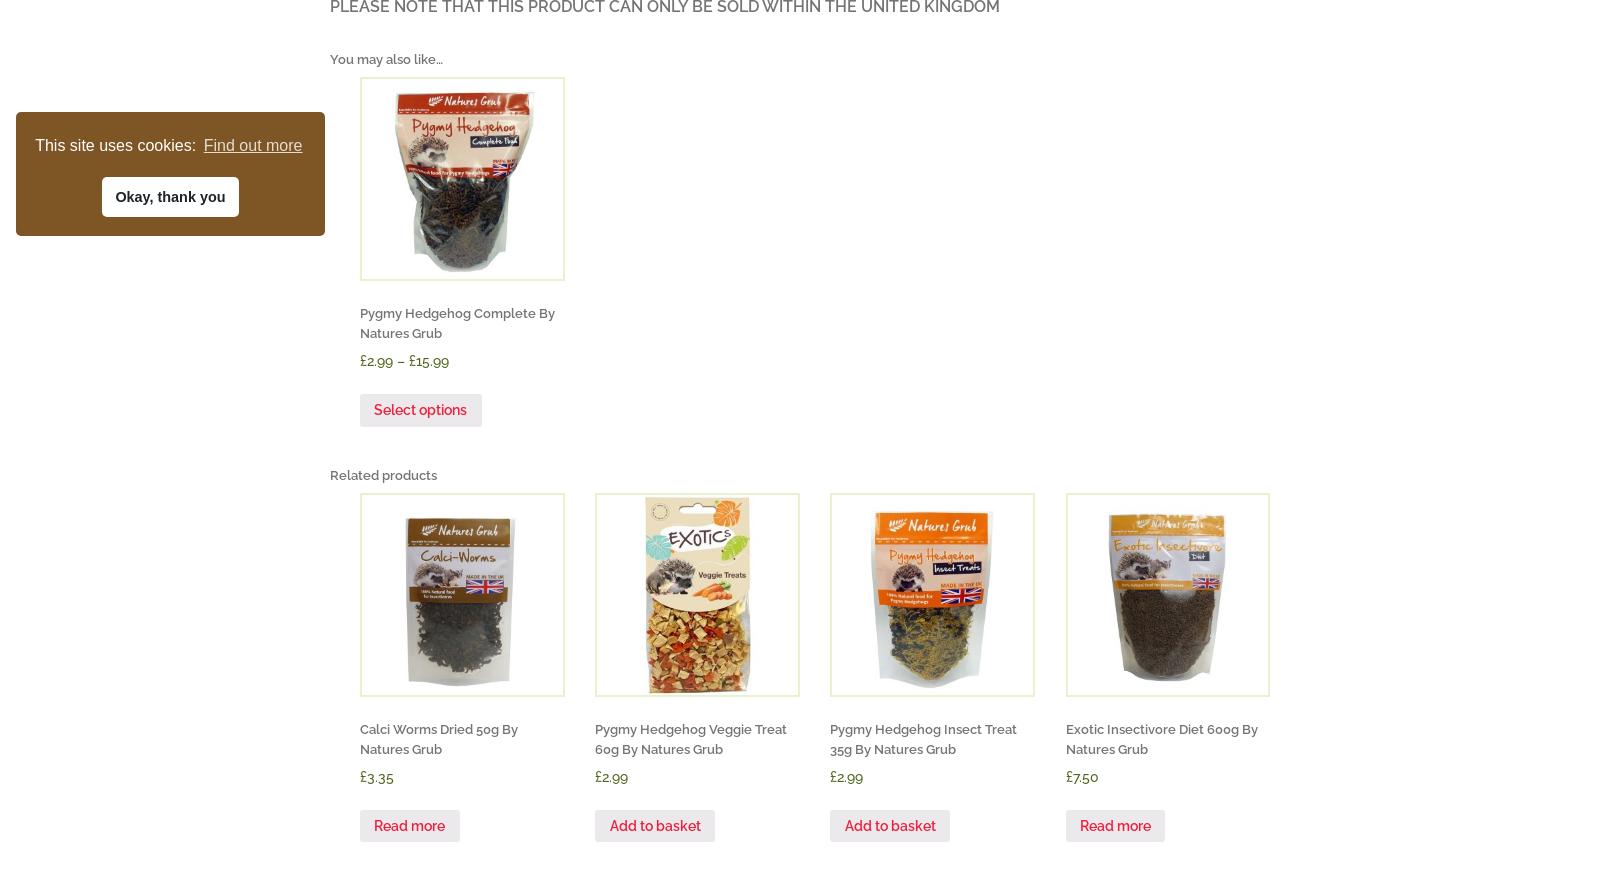 This screenshot has width=1600, height=874. Describe the element at coordinates (168, 195) in the screenshot. I see `'Okay, thank you'` at that location.